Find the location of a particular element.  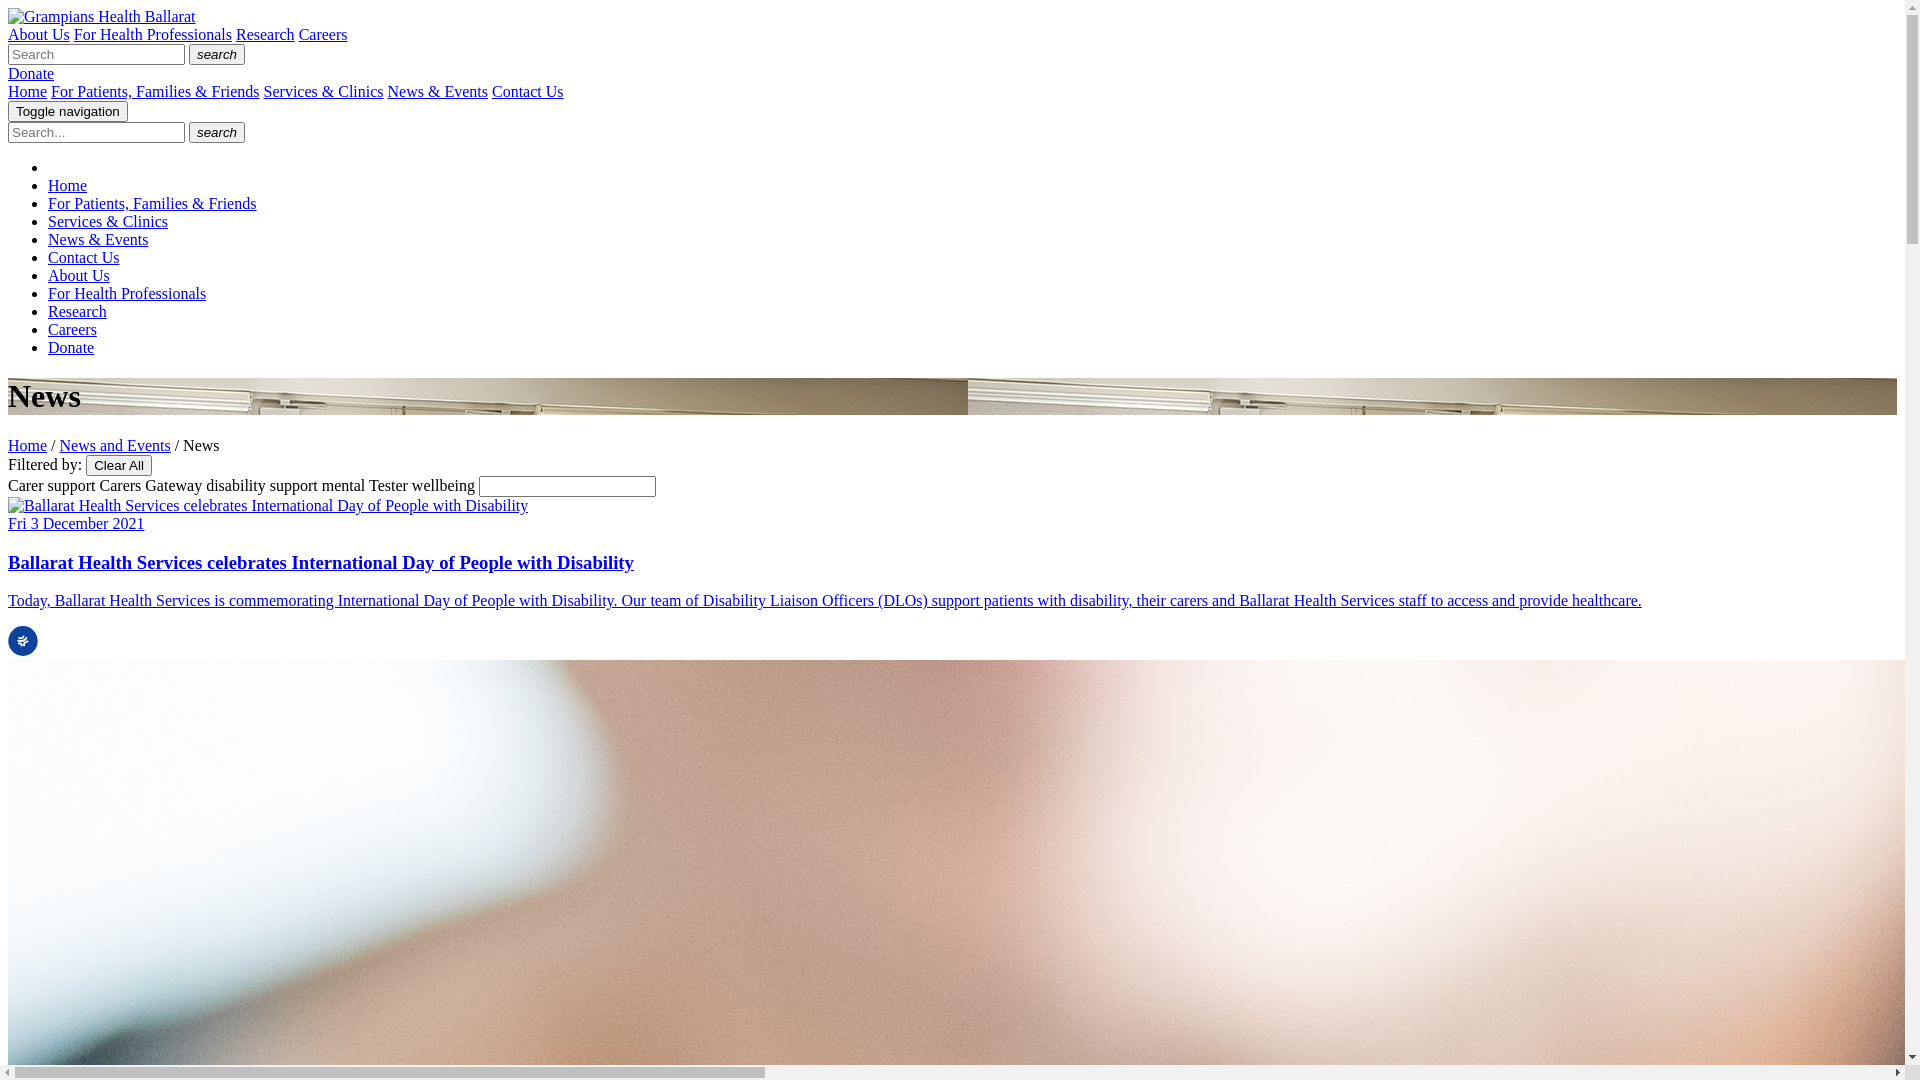

'Contact Us' is located at coordinates (82, 256).